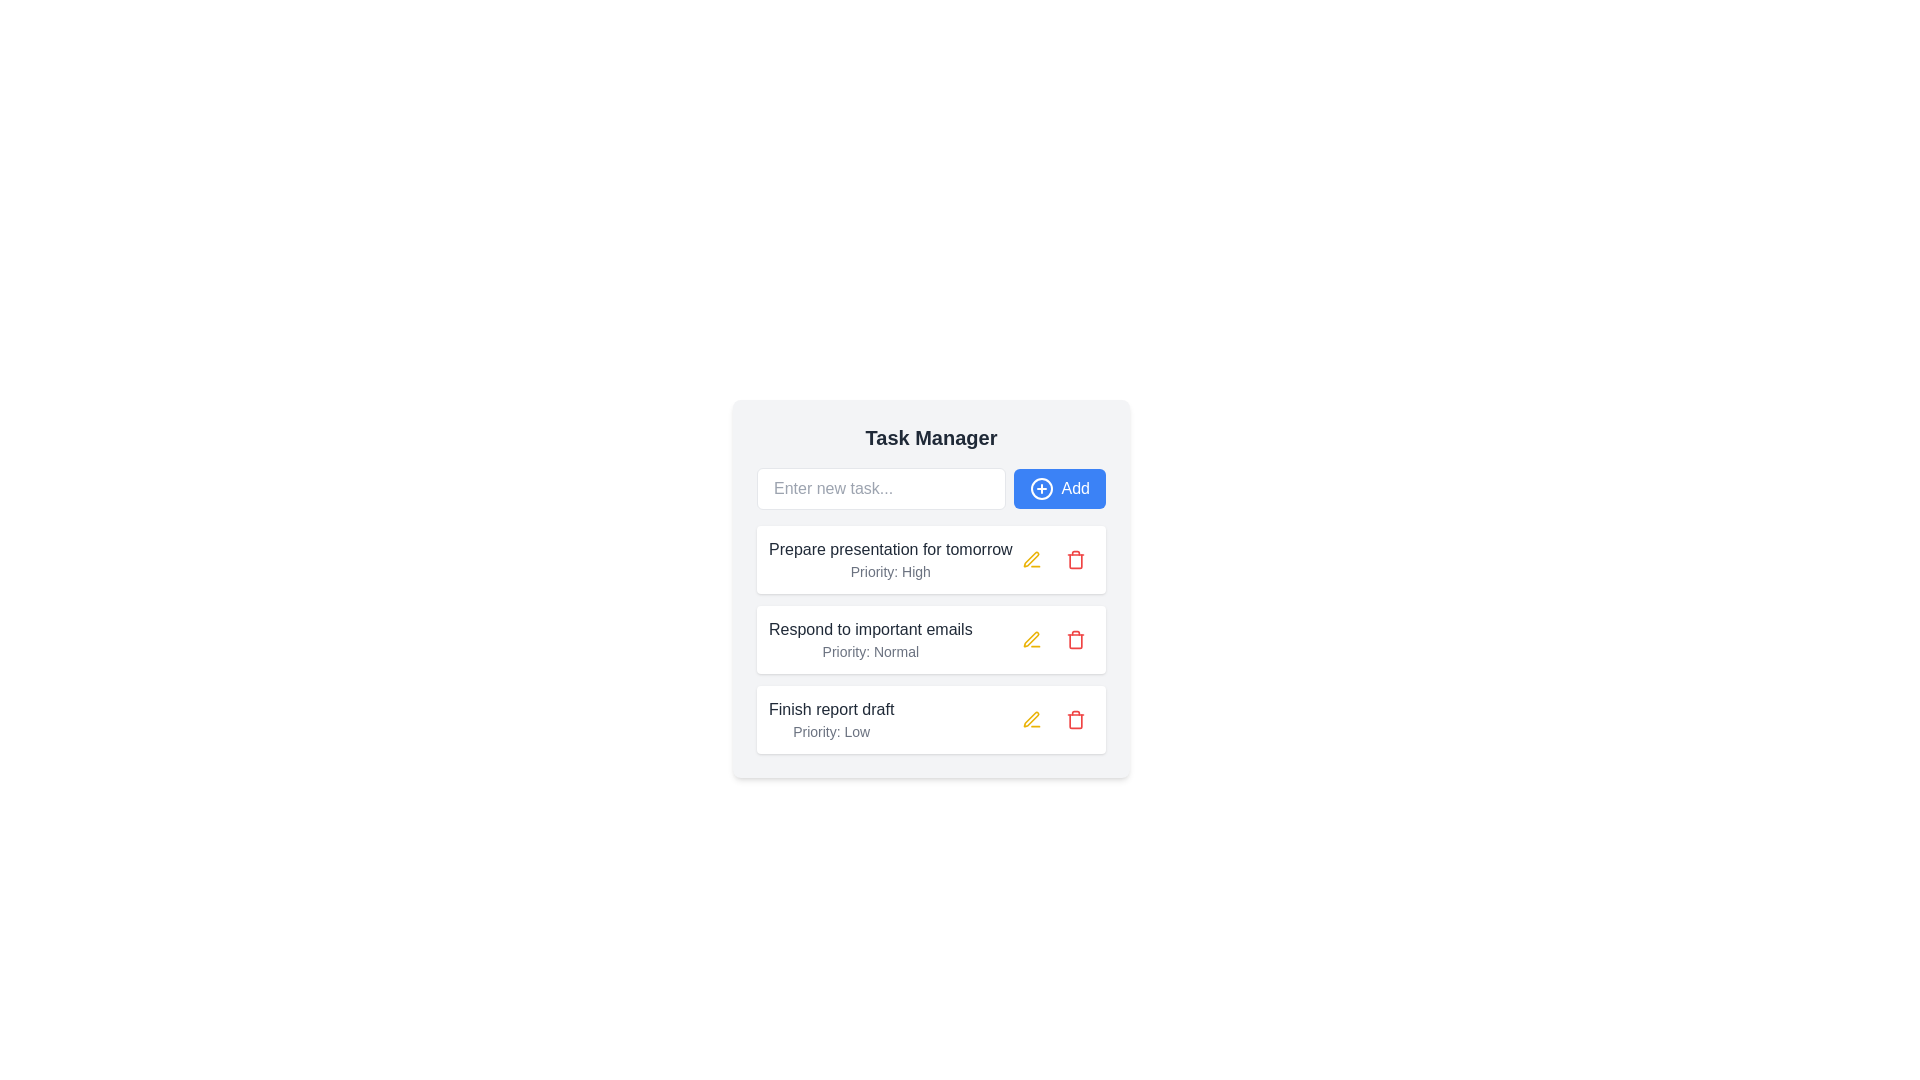 The width and height of the screenshot is (1920, 1080). Describe the element at coordinates (889, 571) in the screenshot. I see `the text label displaying 'Priority: High', which is styled with a small gray font and provides secondary information beneath the main task item 'Prepare presentation for tomorrow'` at that location.